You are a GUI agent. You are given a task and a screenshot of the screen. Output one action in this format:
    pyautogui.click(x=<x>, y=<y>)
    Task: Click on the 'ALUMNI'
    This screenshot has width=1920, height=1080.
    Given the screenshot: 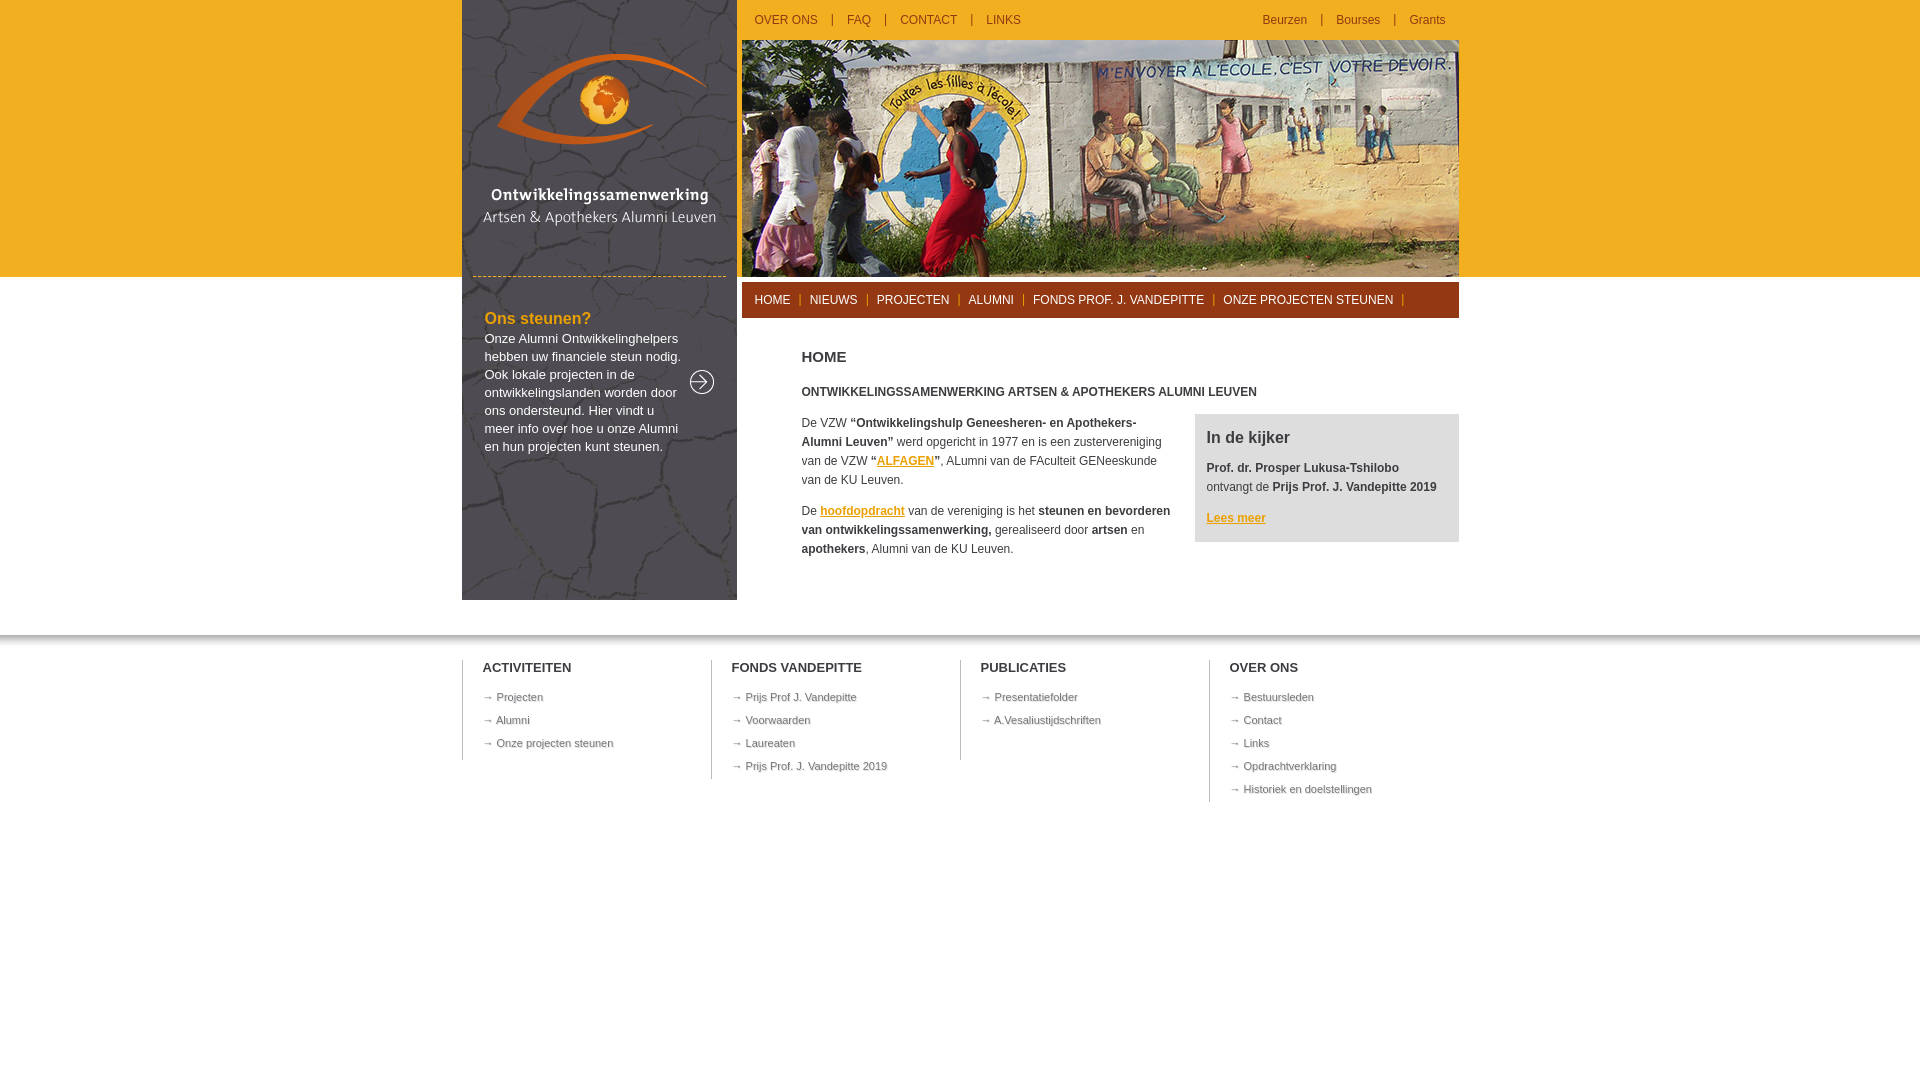 What is the action you would take?
    pyautogui.click(x=991, y=300)
    